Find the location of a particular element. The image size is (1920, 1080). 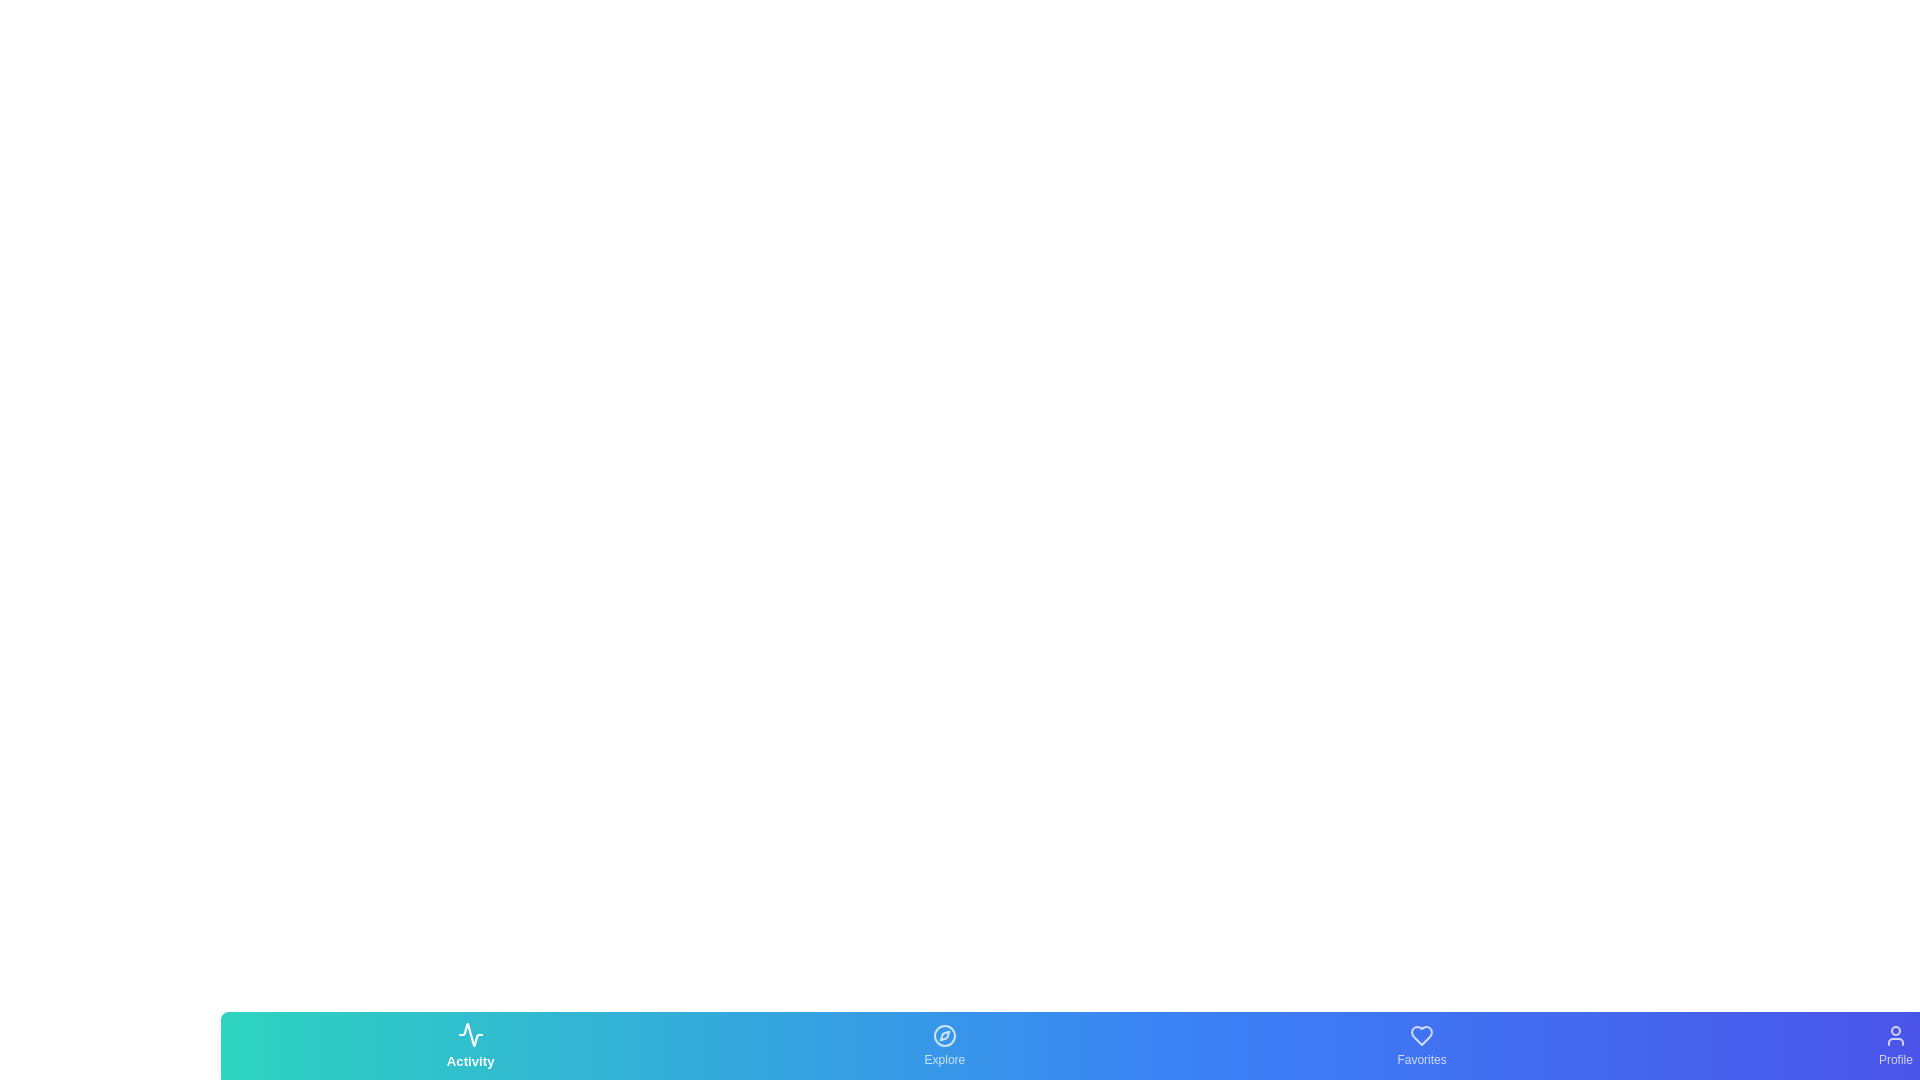

the Activity tab icon is located at coordinates (469, 1044).